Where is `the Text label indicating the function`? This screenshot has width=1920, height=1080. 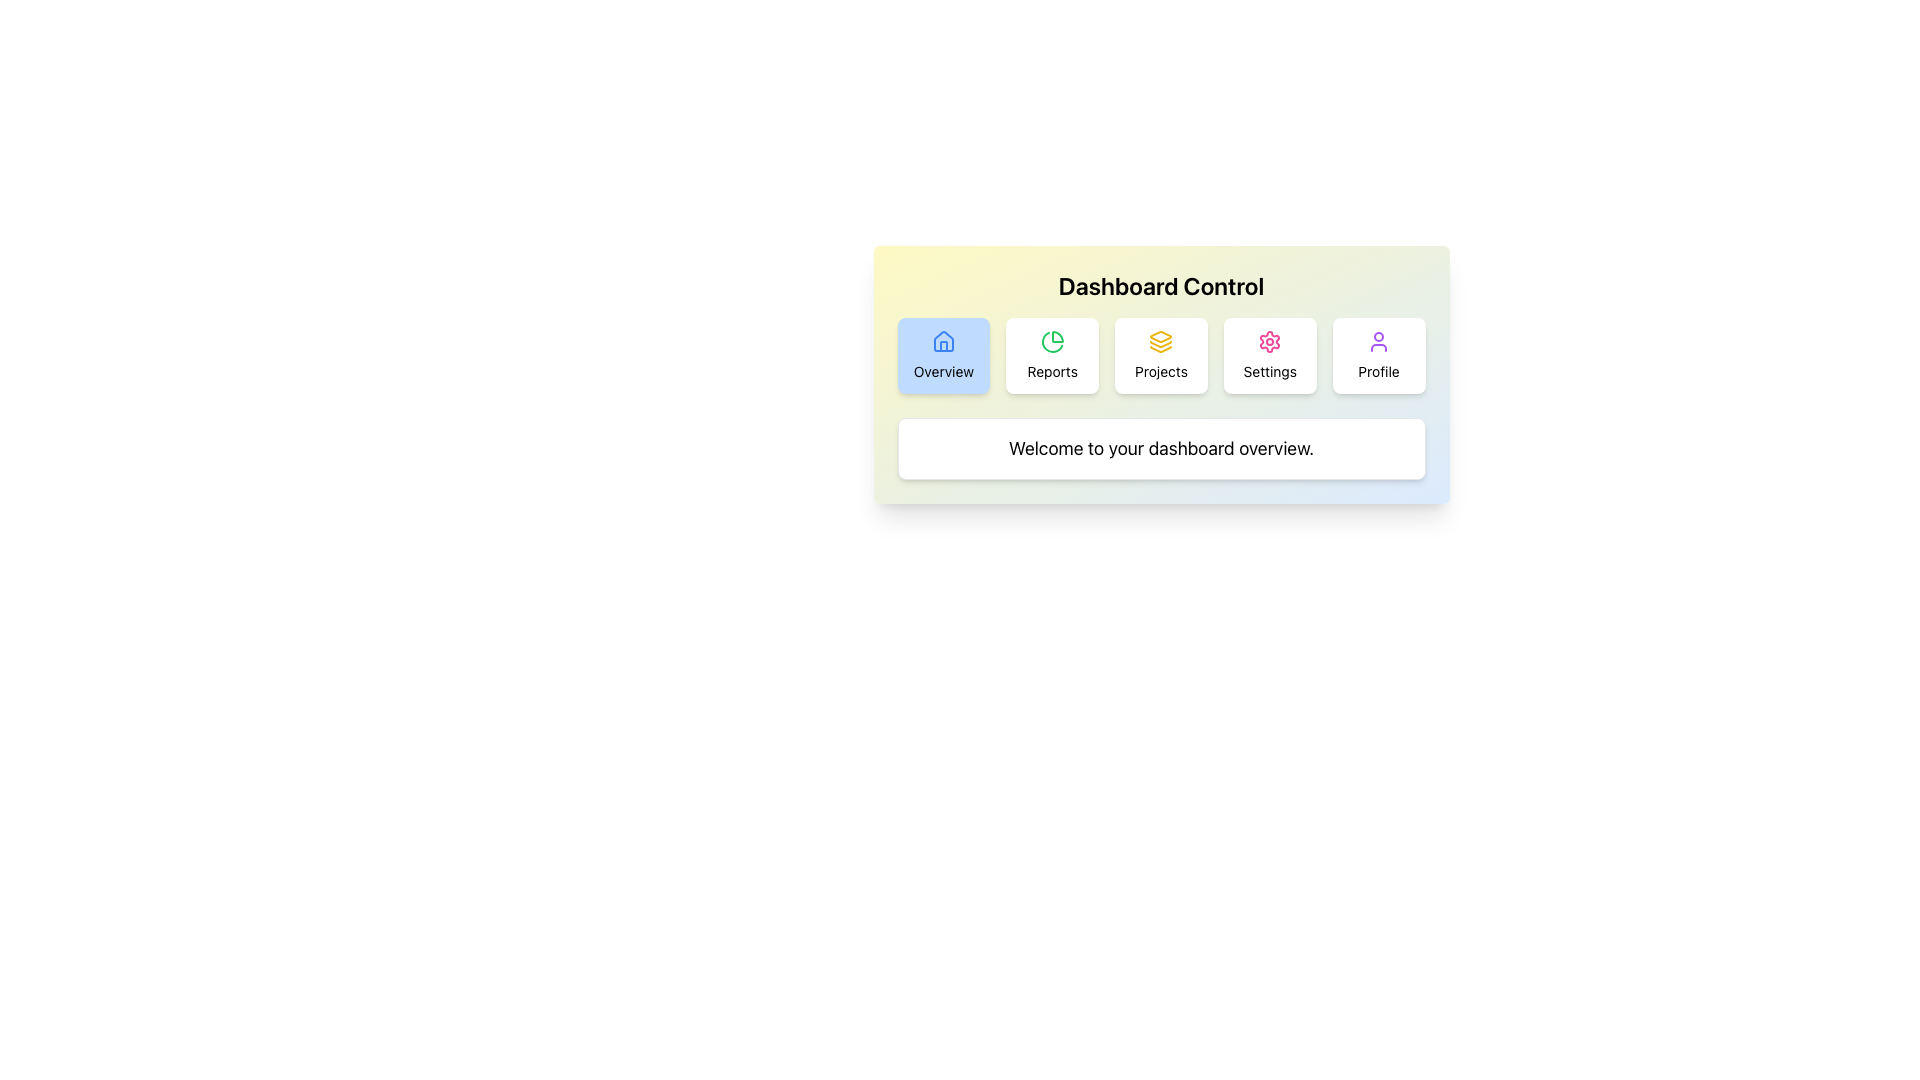
the Text label indicating the function is located at coordinates (1161, 371).